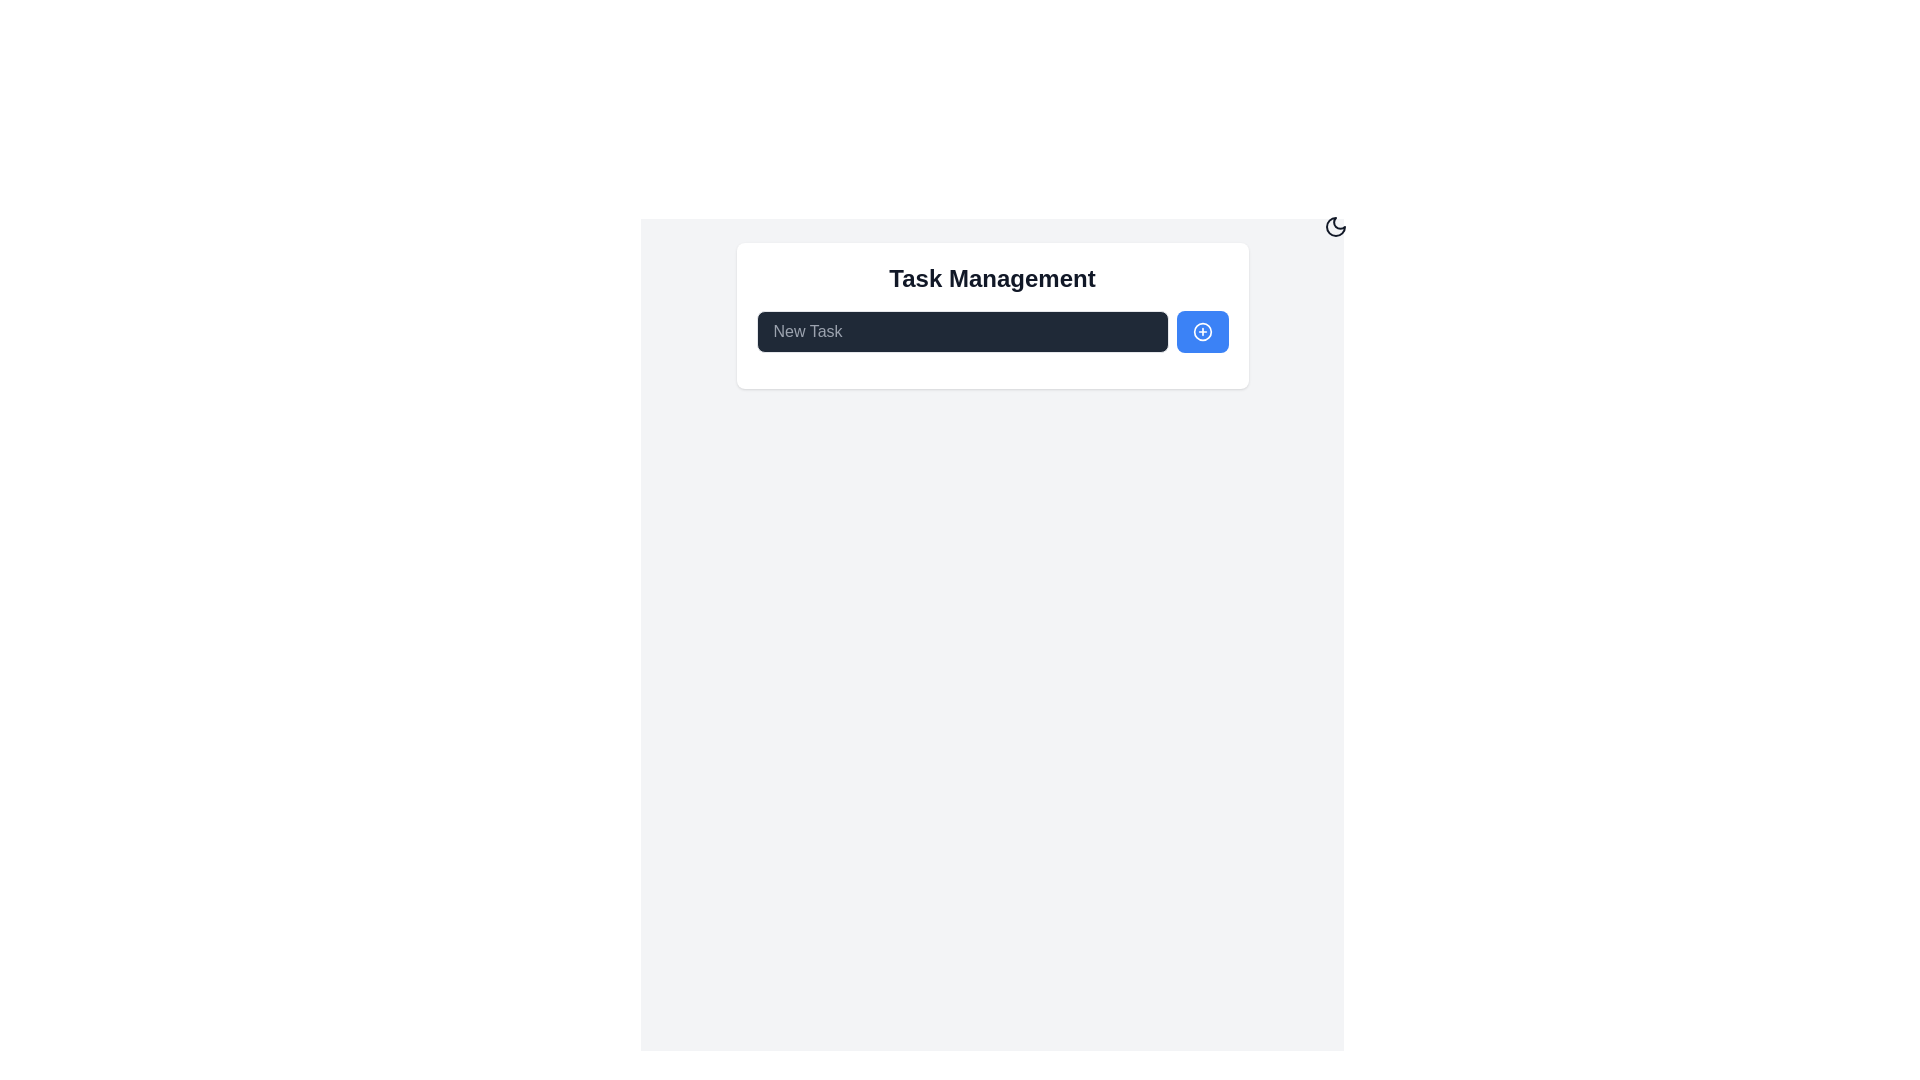 Image resolution: width=1920 pixels, height=1080 pixels. What do you see at coordinates (962, 330) in the screenshot?
I see `the text input field for new tasks, which has the placeholder 'New Task'` at bounding box center [962, 330].